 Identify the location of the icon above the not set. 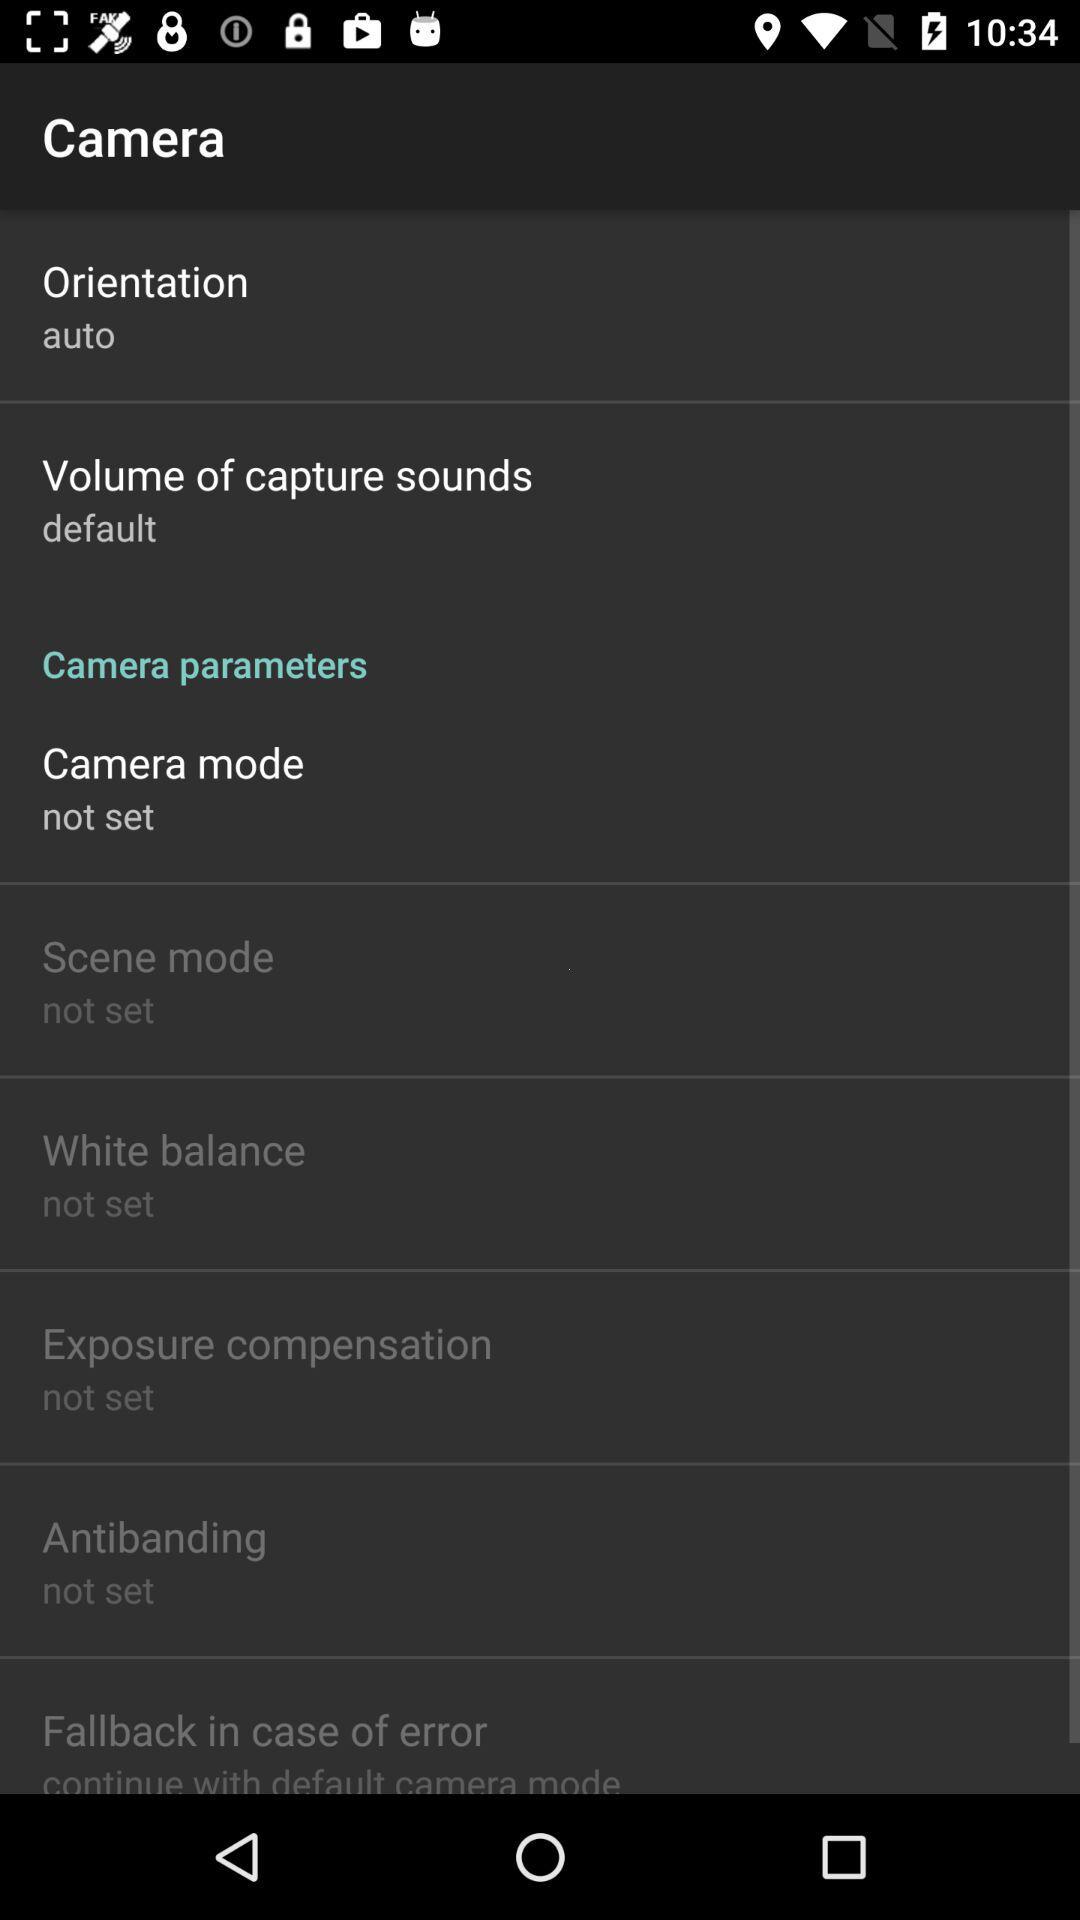
(153, 1535).